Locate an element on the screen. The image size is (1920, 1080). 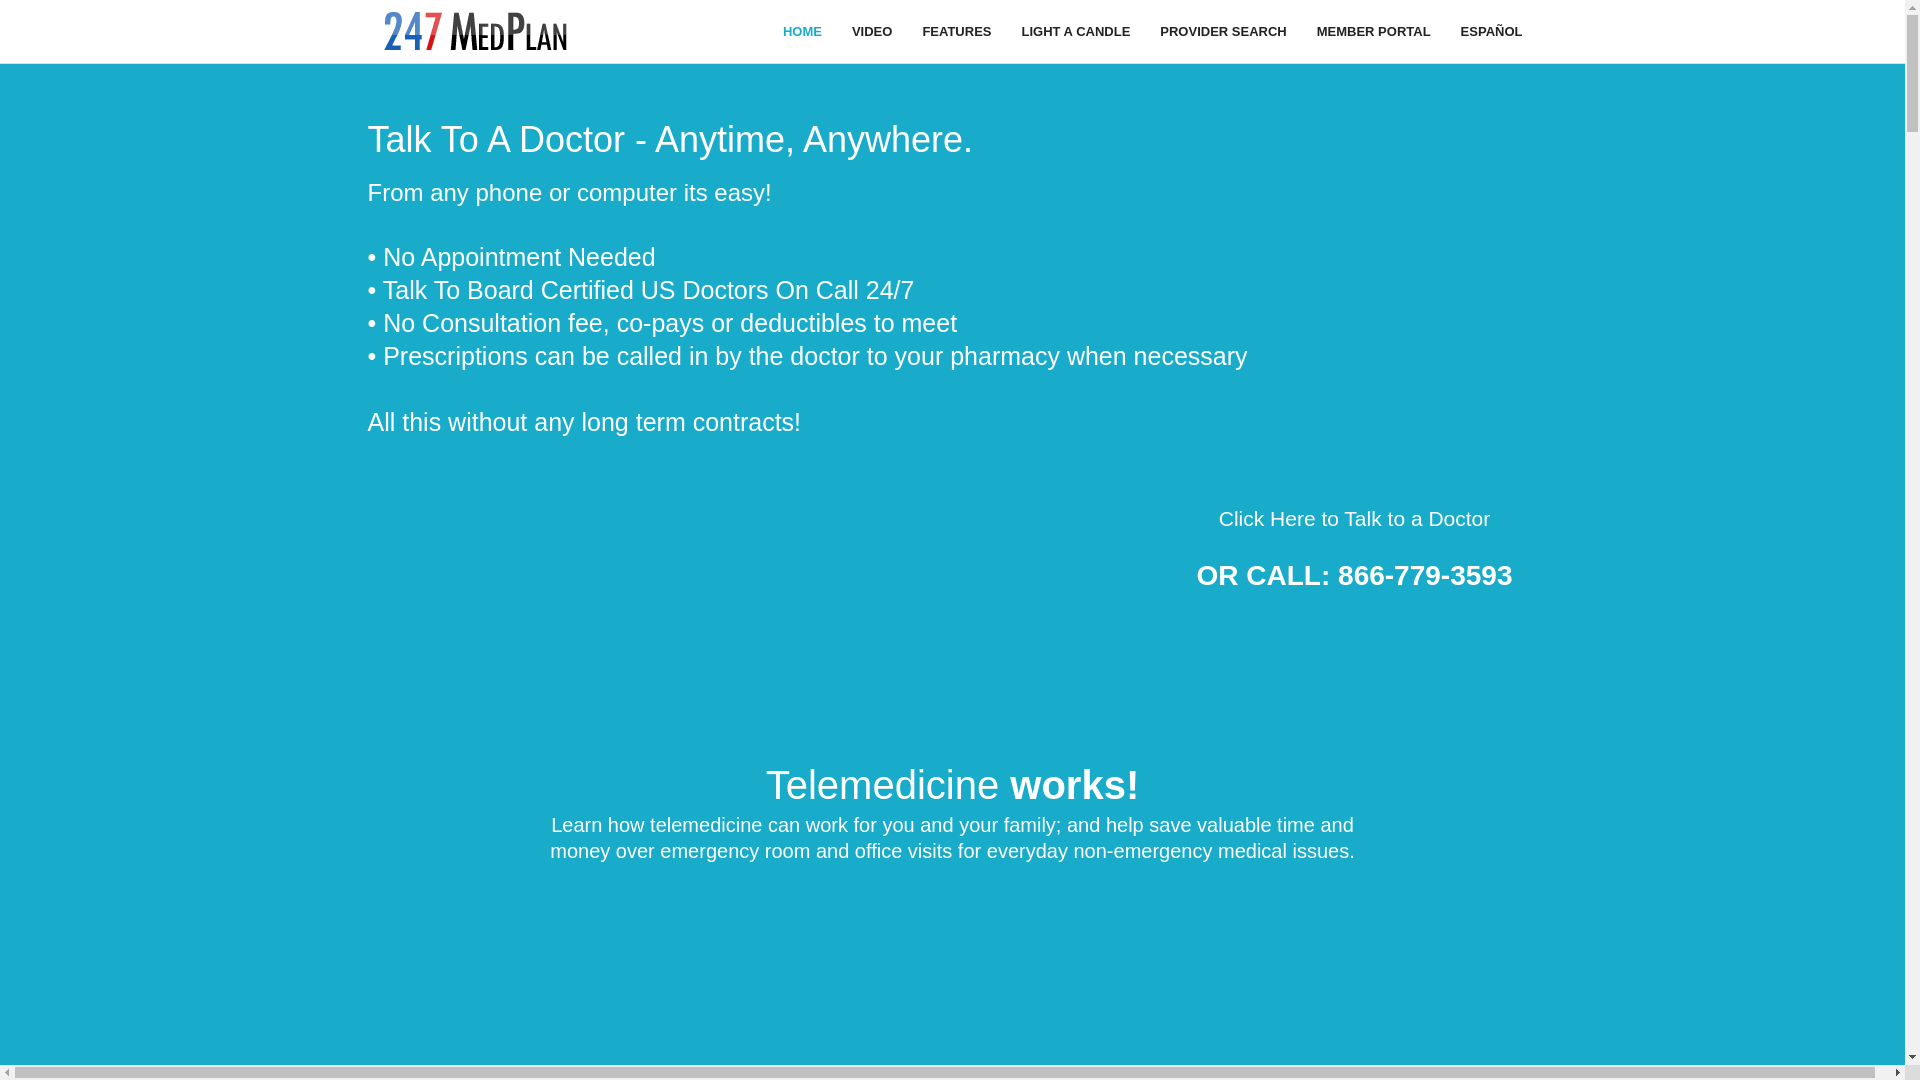
'LIGHT A CANDLE' is located at coordinates (1074, 31).